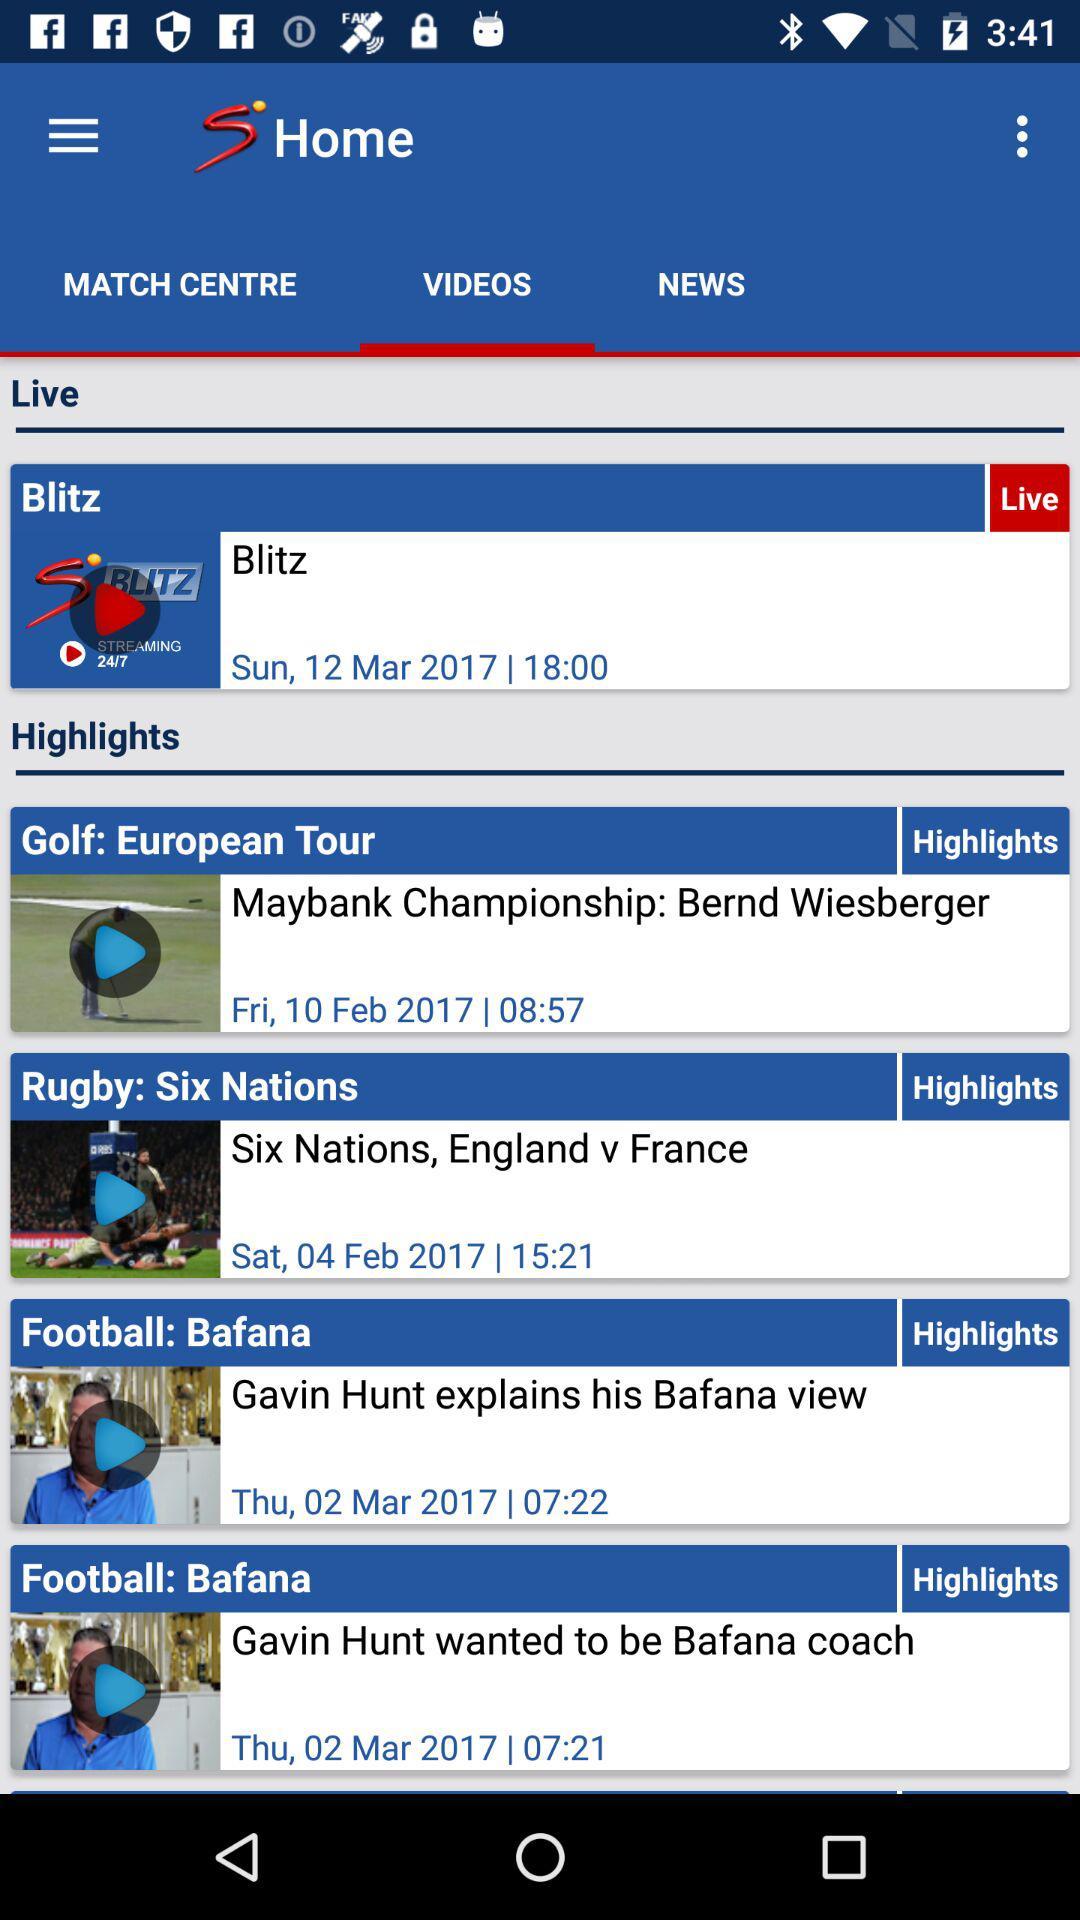 This screenshot has width=1080, height=1920. What do you see at coordinates (72, 135) in the screenshot?
I see `sidebar menu` at bounding box center [72, 135].